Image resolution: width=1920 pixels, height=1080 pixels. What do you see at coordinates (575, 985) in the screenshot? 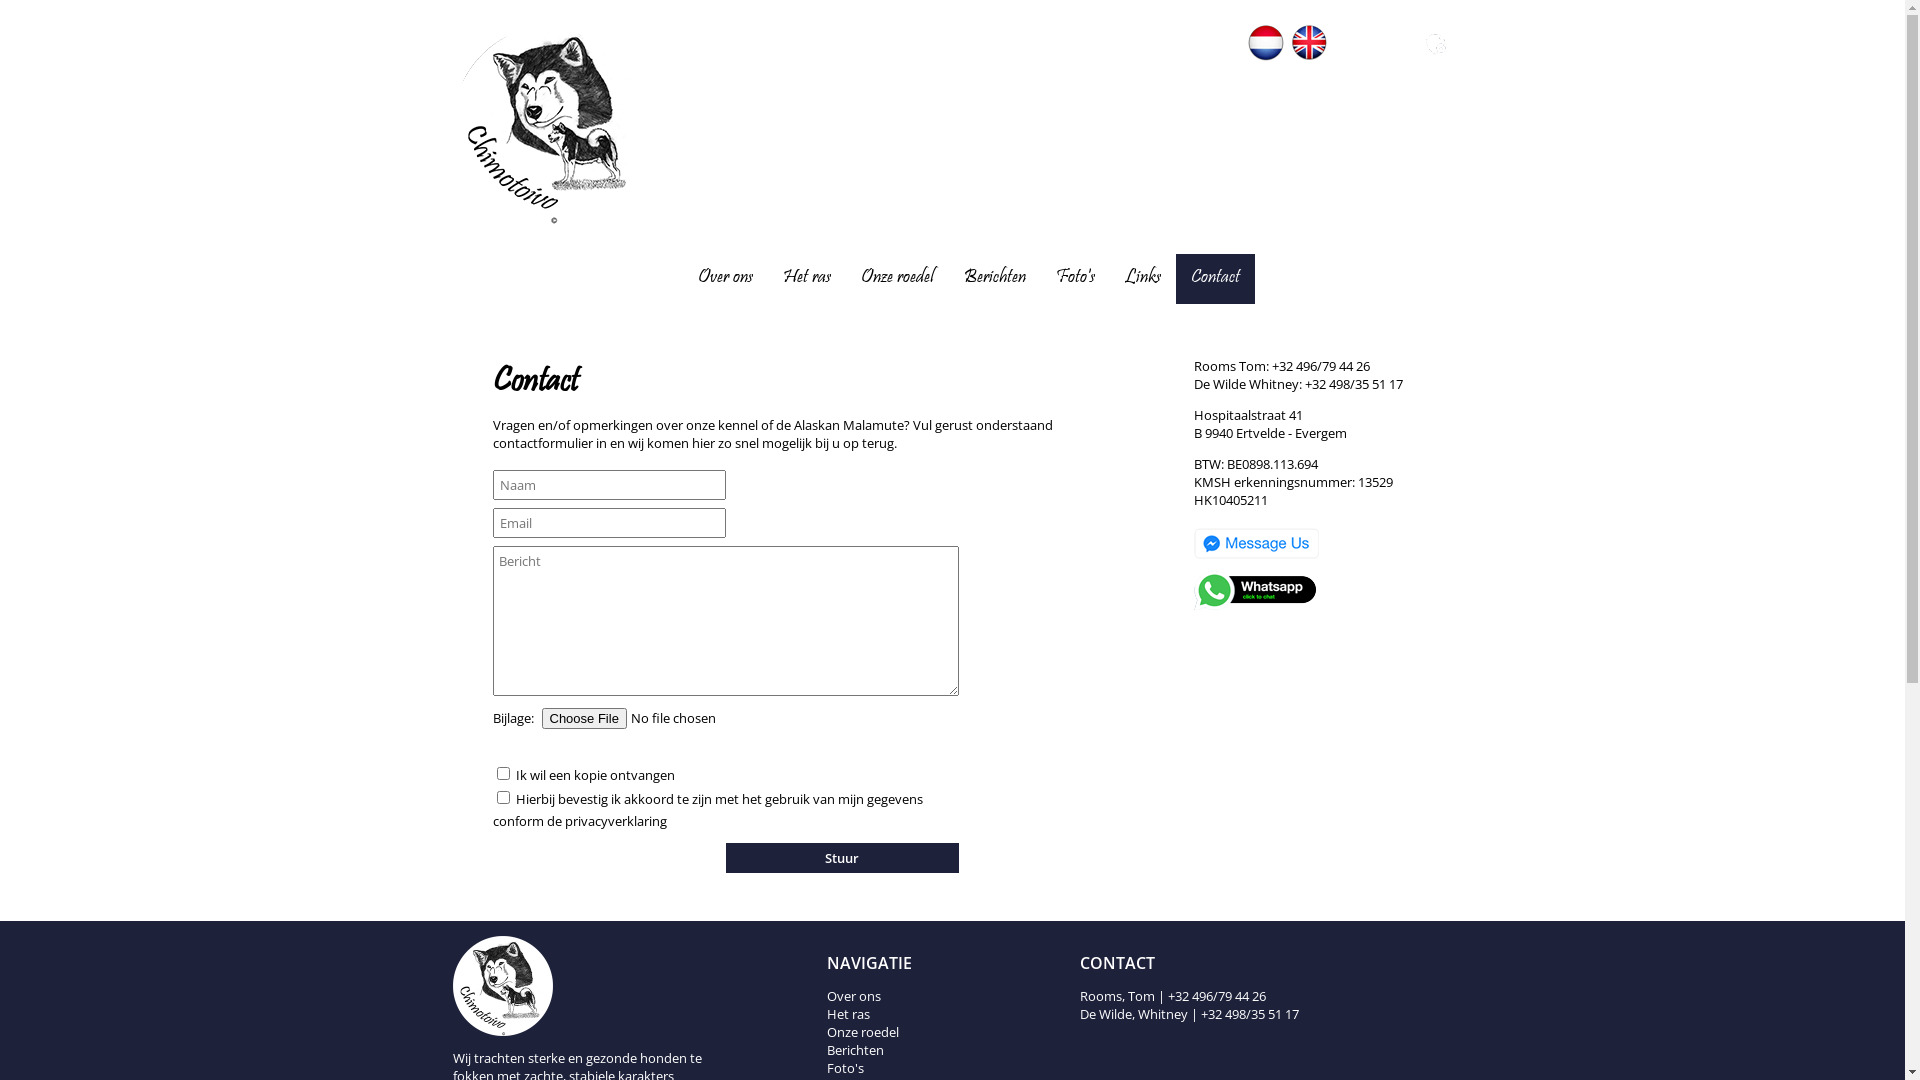
I see `'Chimotoivo Alaskan Malamute'` at bounding box center [575, 985].